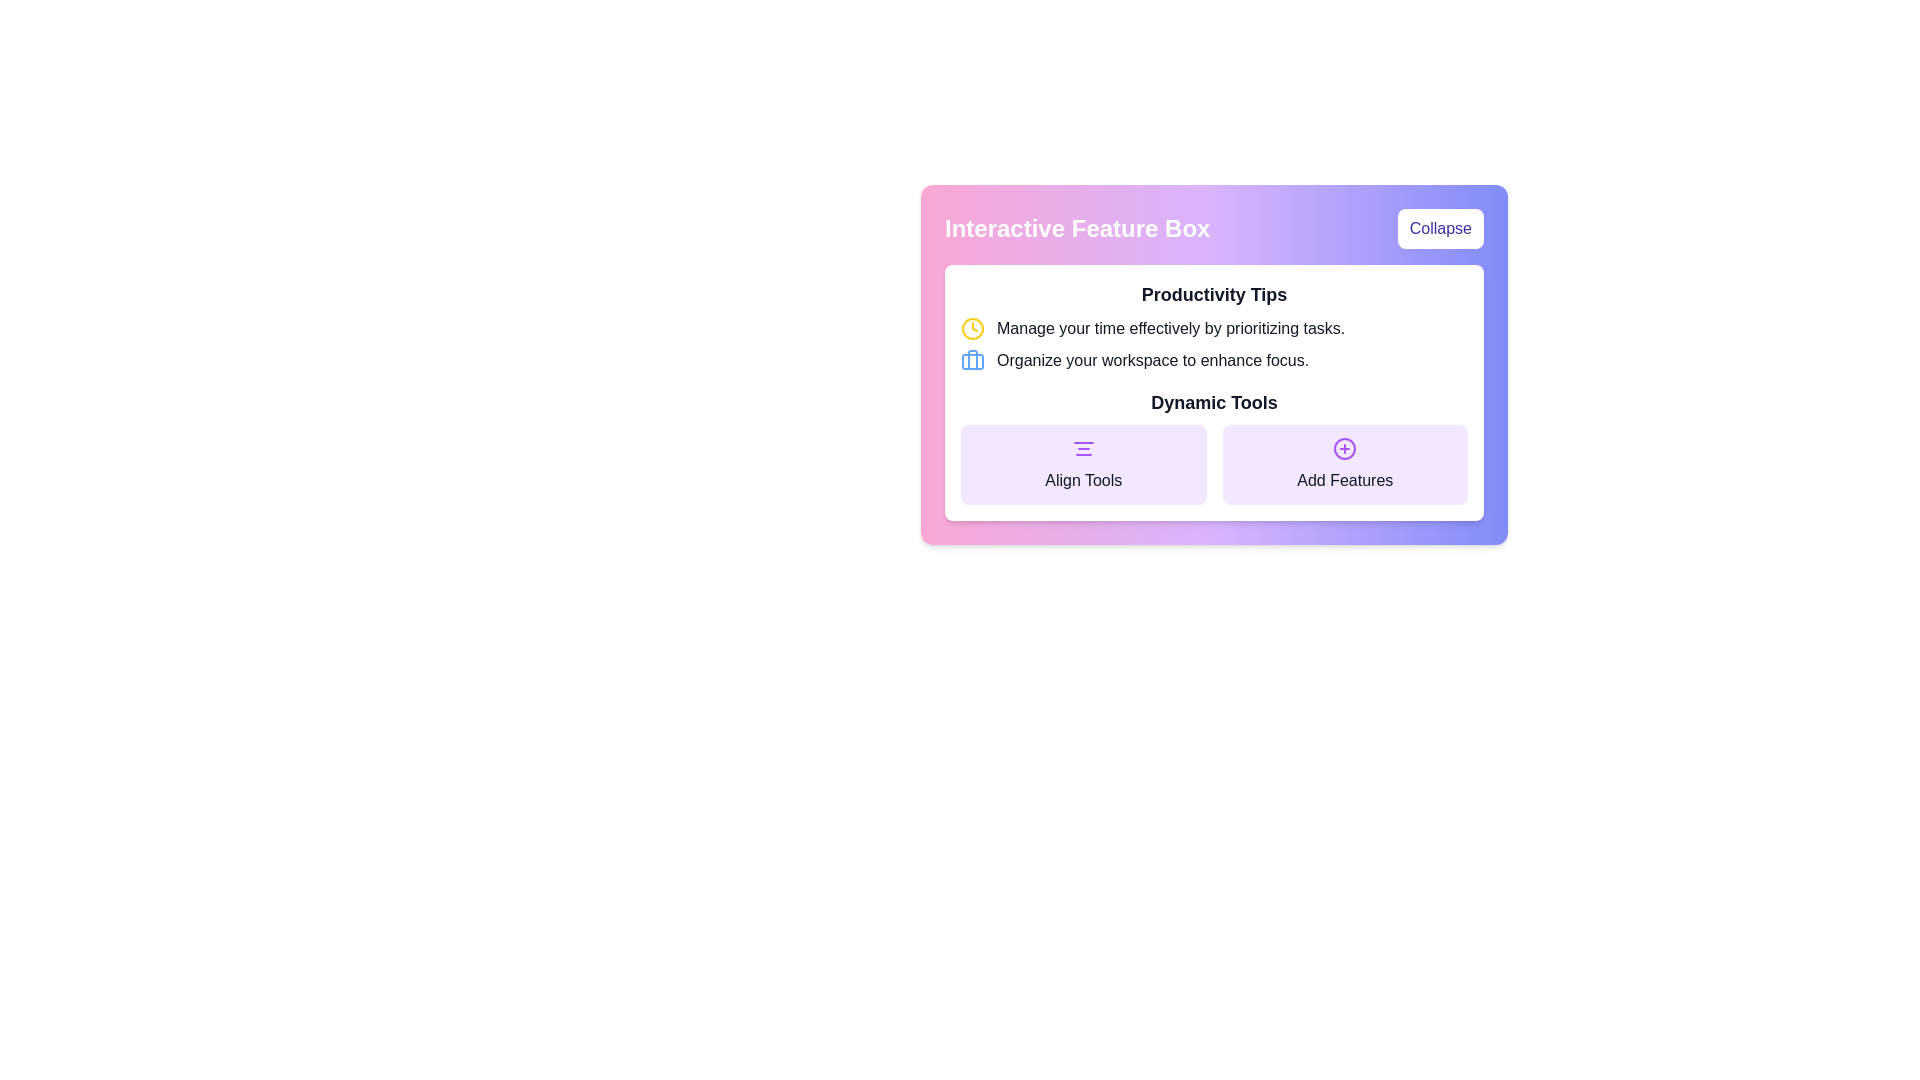 This screenshot has width=1920, height=1080. I want to click on the organization icon in the 'Productivity Tips' section to trigger the tooltip, so click(973, 361).